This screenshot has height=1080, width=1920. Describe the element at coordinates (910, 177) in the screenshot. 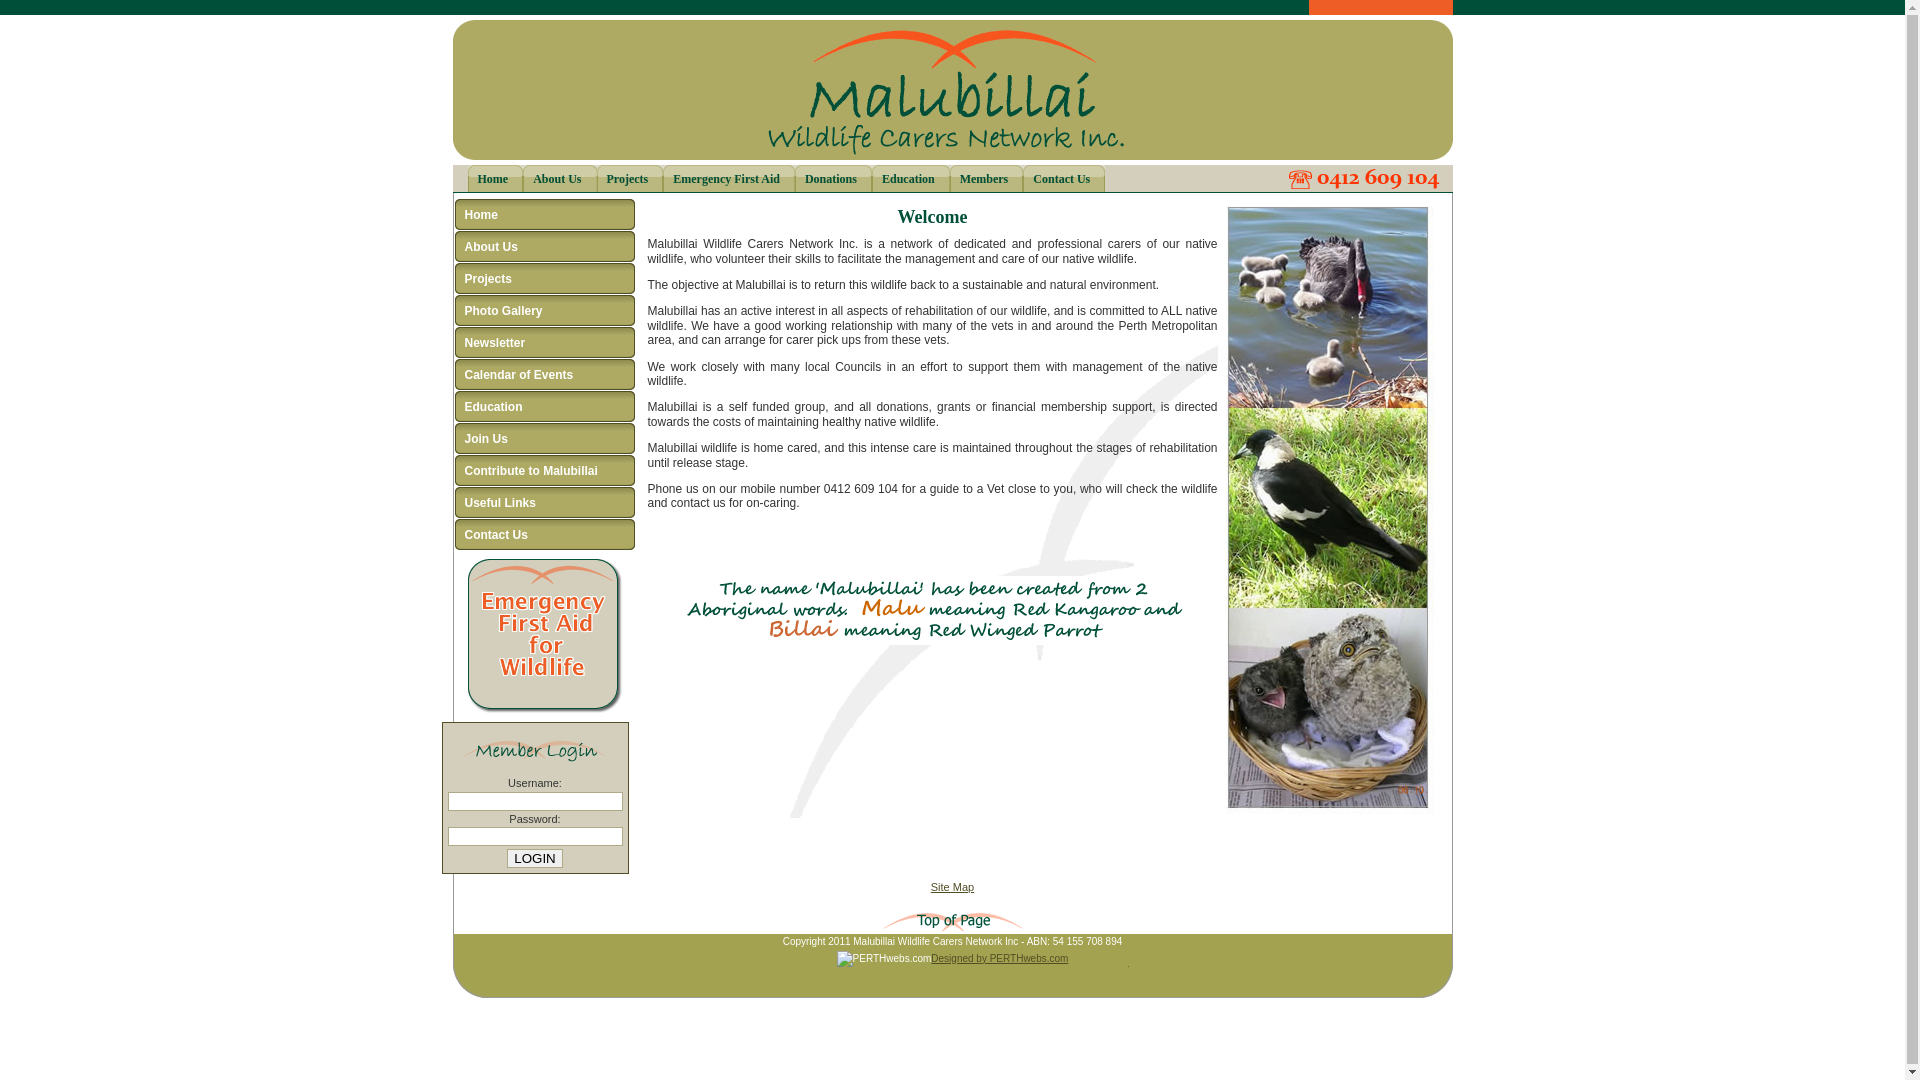

I see `'Education'` at that location.